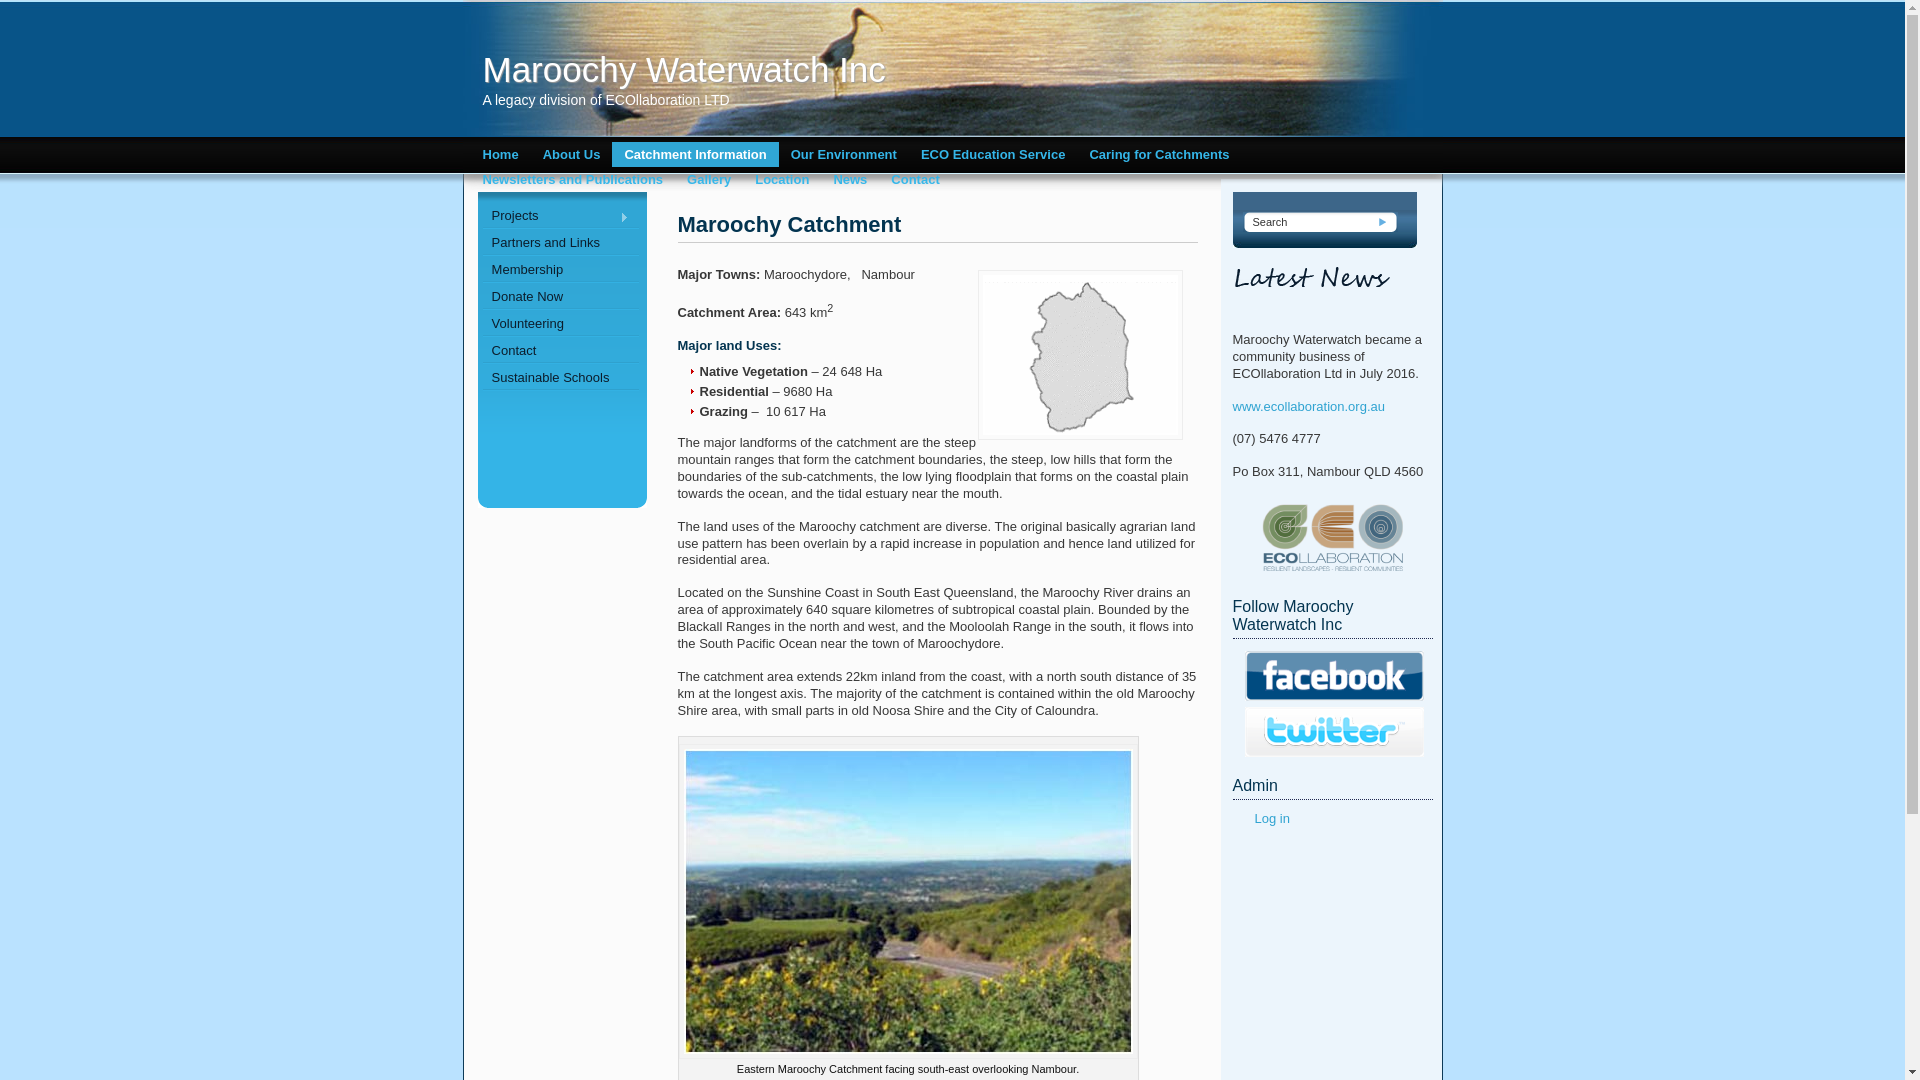 The image size is (1920, 1080). I want to click on 'Our Environment', so click(844, 153).